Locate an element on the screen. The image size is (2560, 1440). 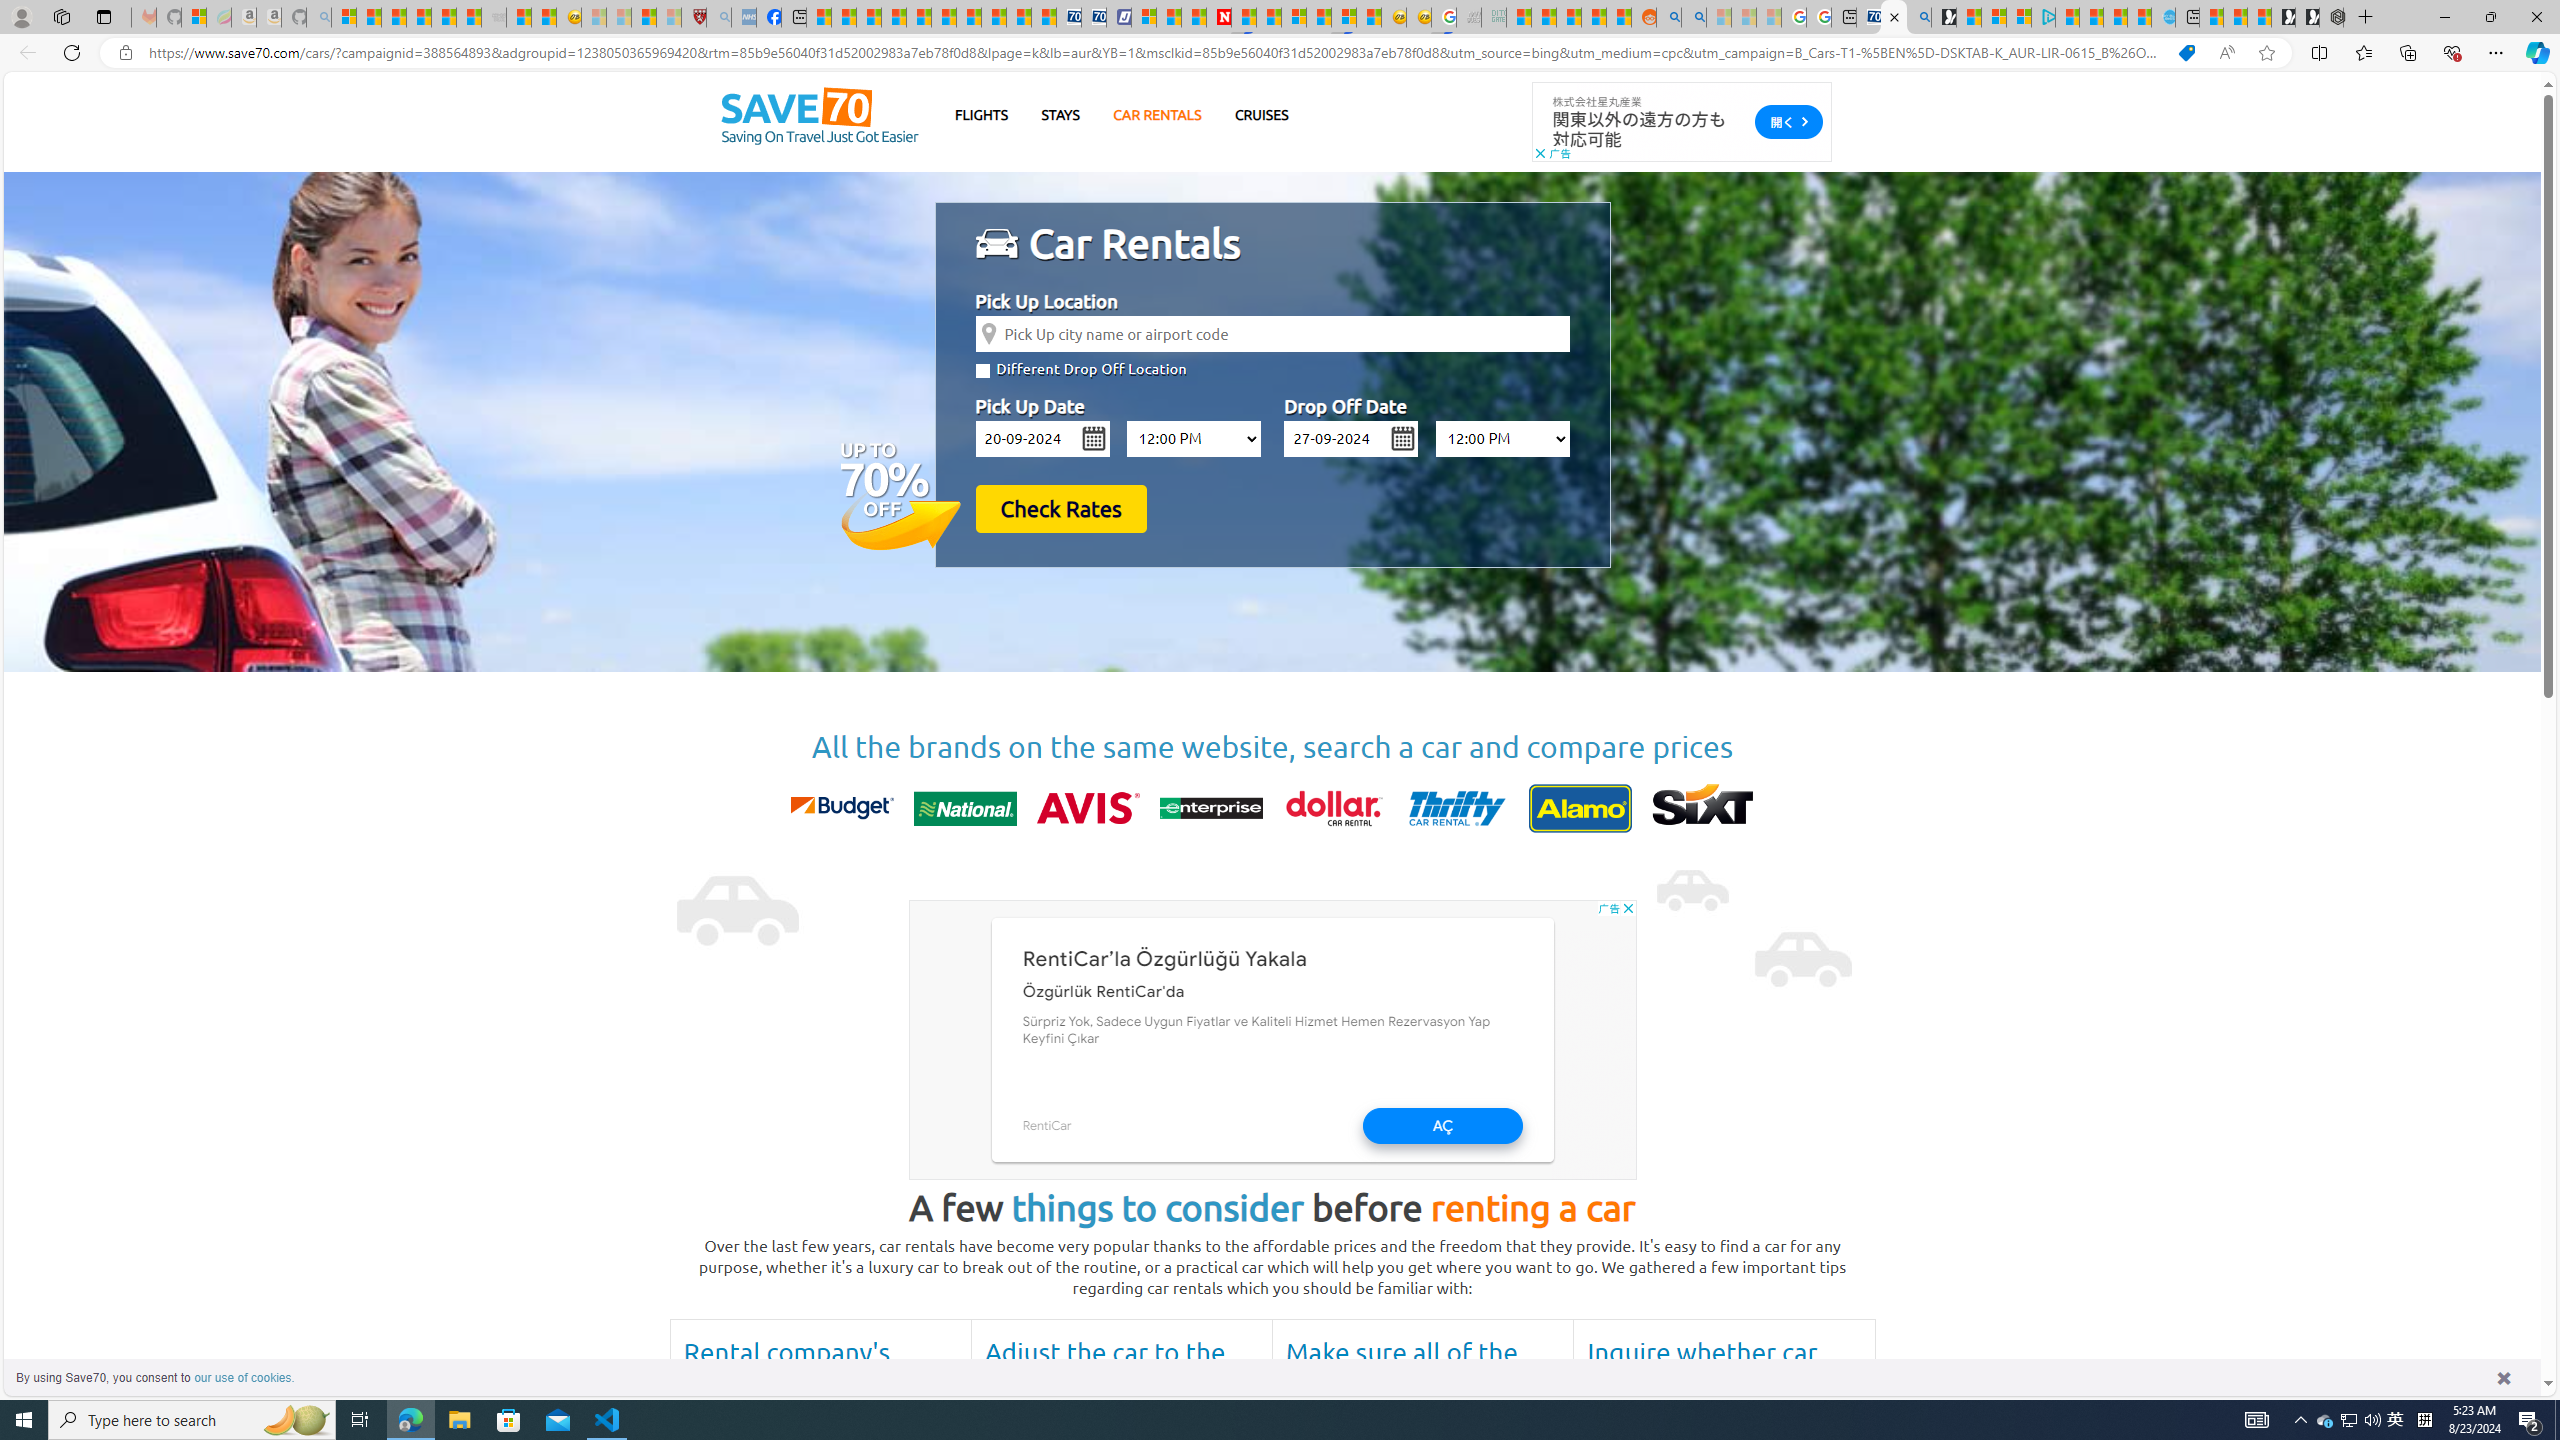
'Navy Quest' is located at coordinates (1468, 16).